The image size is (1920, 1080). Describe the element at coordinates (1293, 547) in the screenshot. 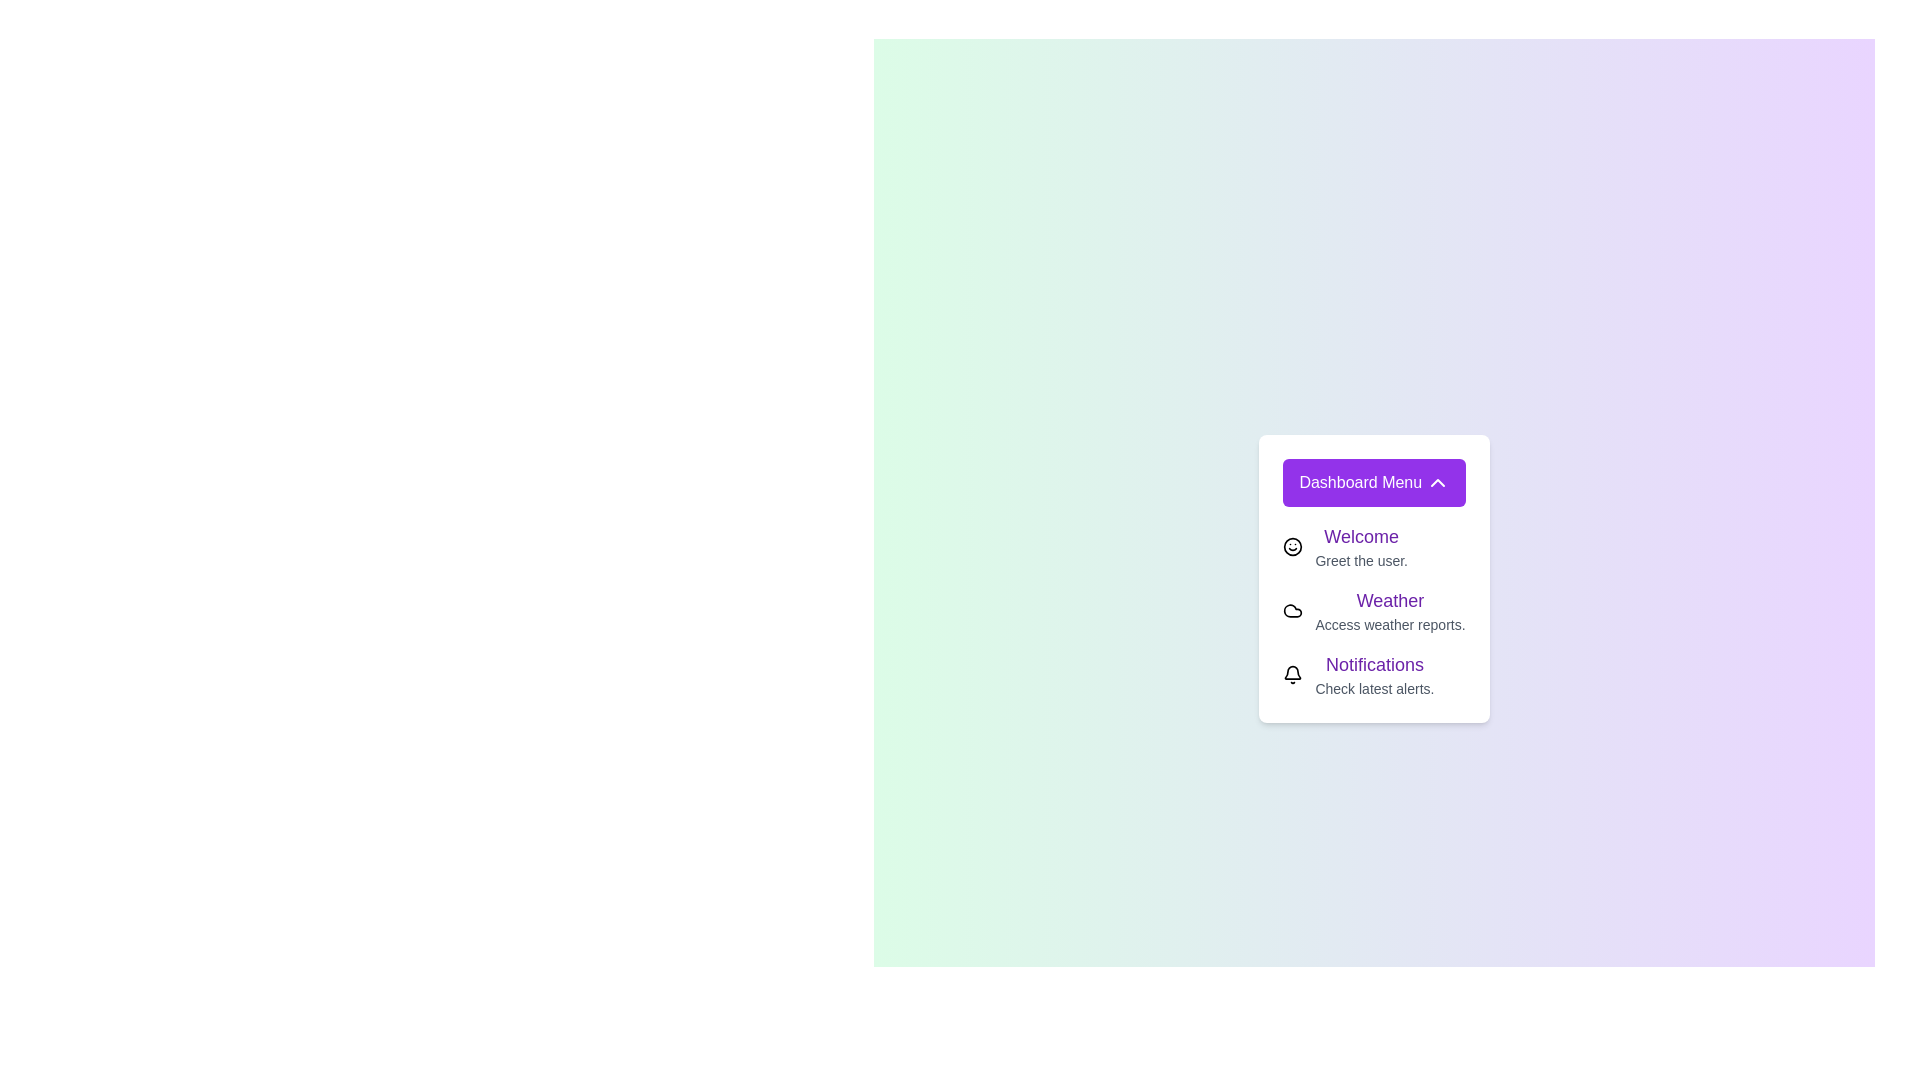

I see `the menu item corresponding to Welcome` at that location.